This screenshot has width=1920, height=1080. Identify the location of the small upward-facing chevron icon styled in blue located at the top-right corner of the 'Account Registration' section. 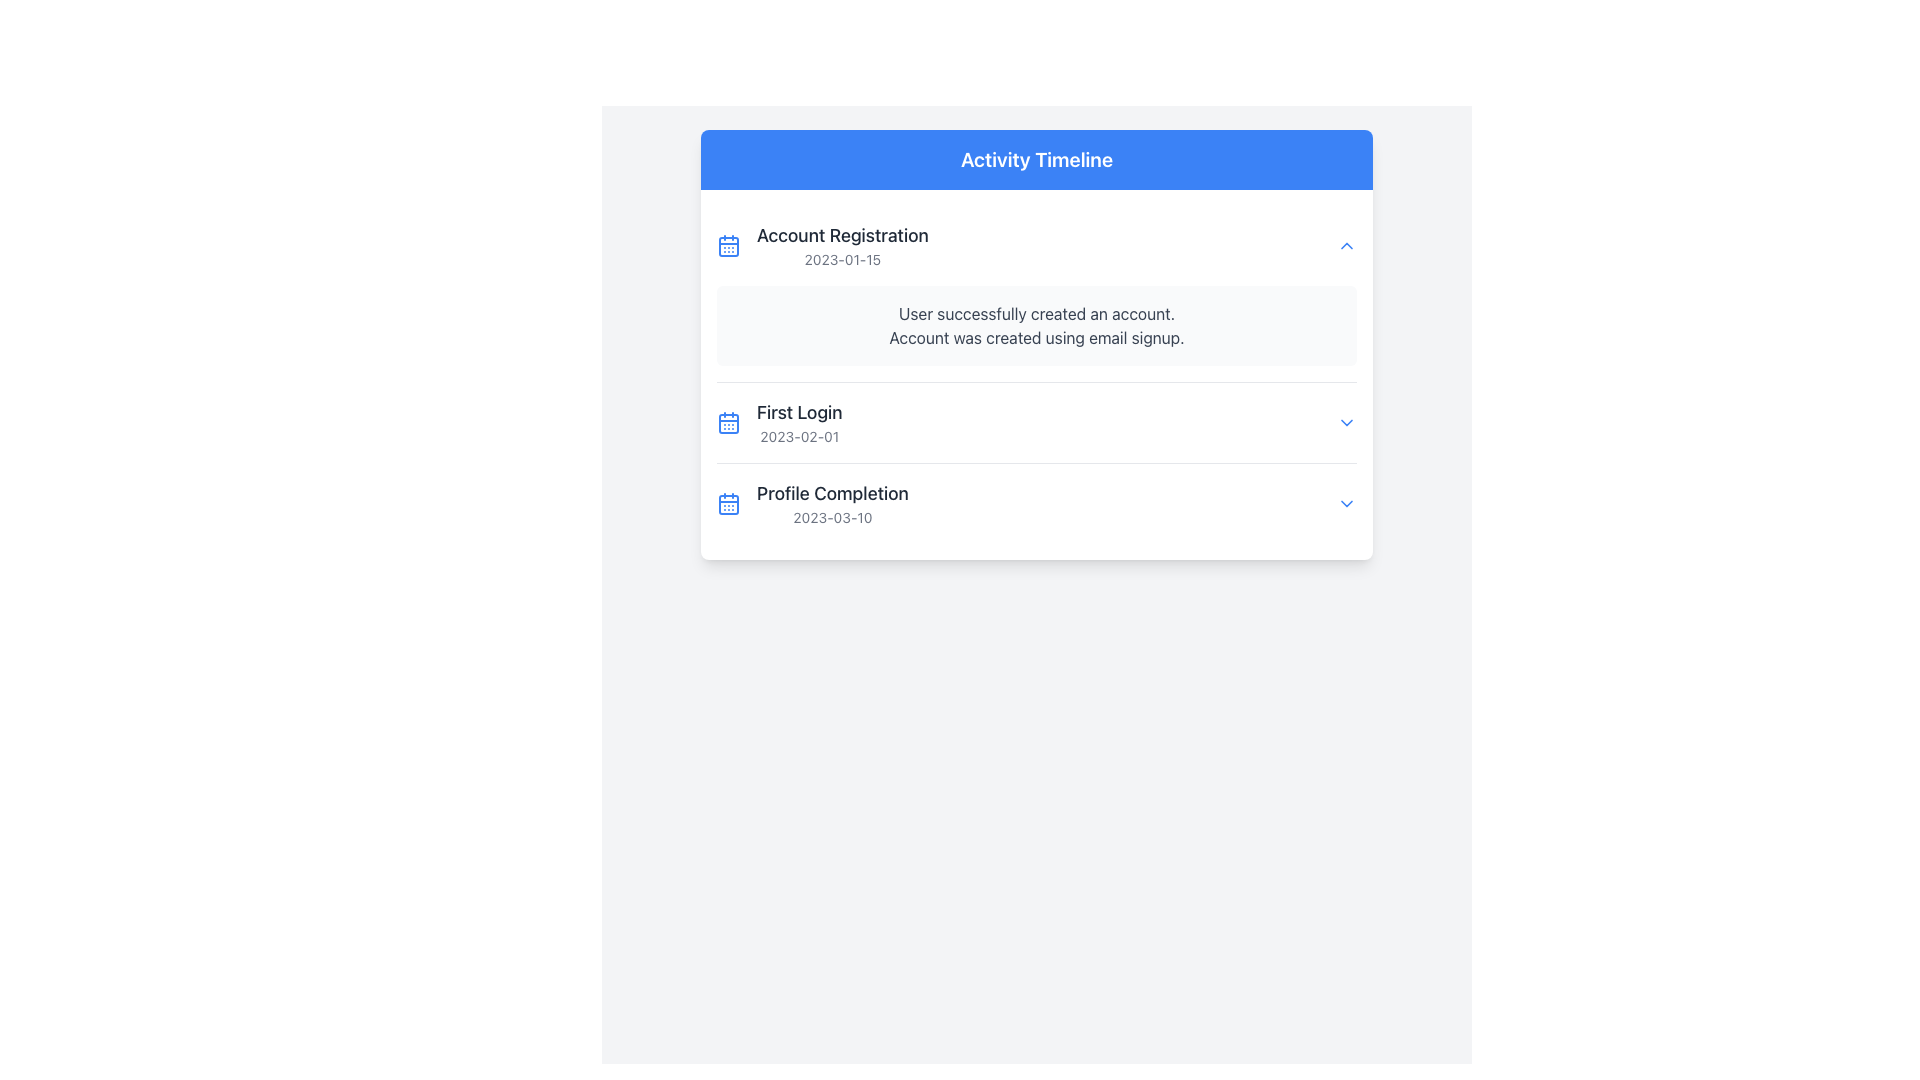
(1347, 245).